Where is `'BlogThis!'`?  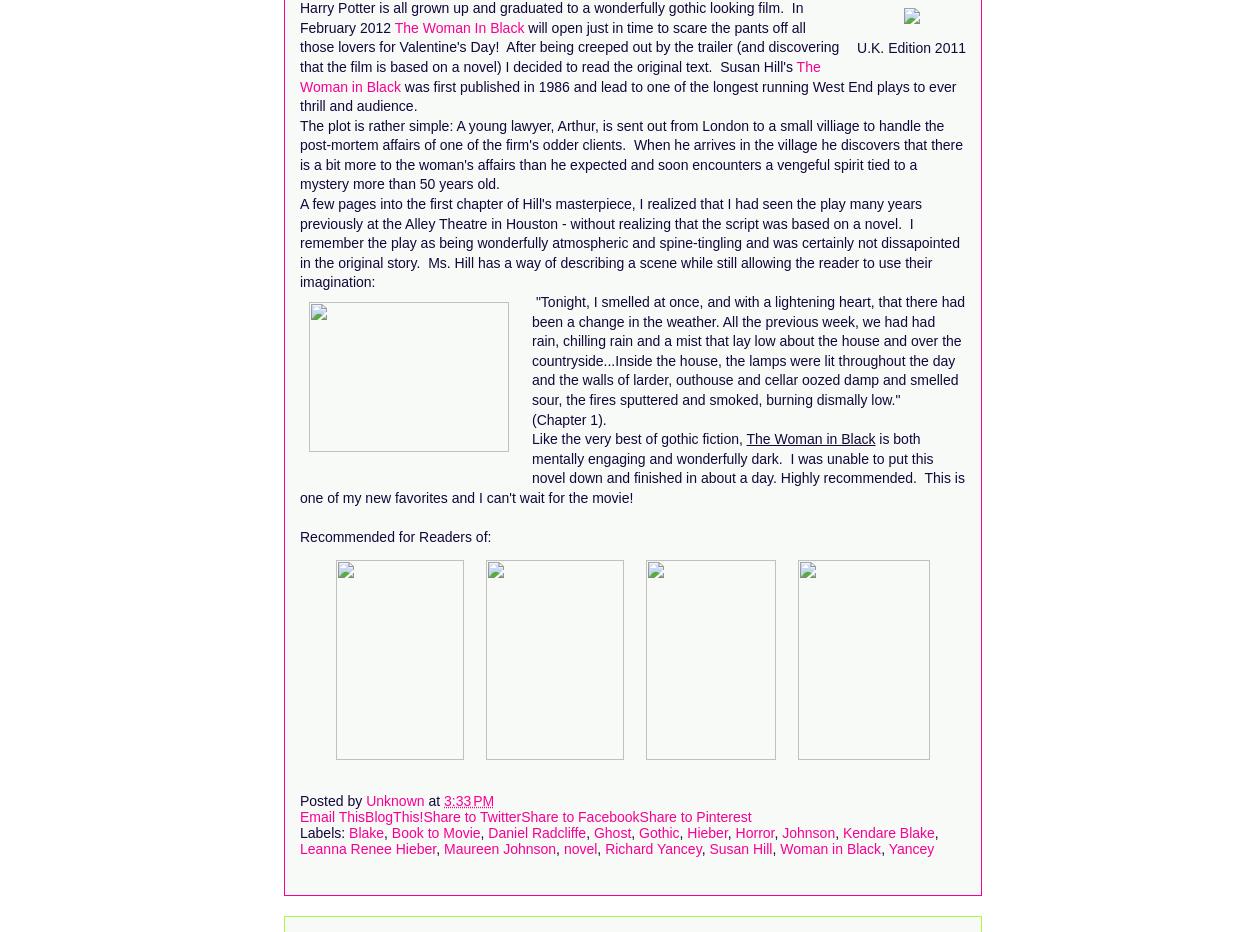 'BlogThis!' is located at coordinates (363, 815).